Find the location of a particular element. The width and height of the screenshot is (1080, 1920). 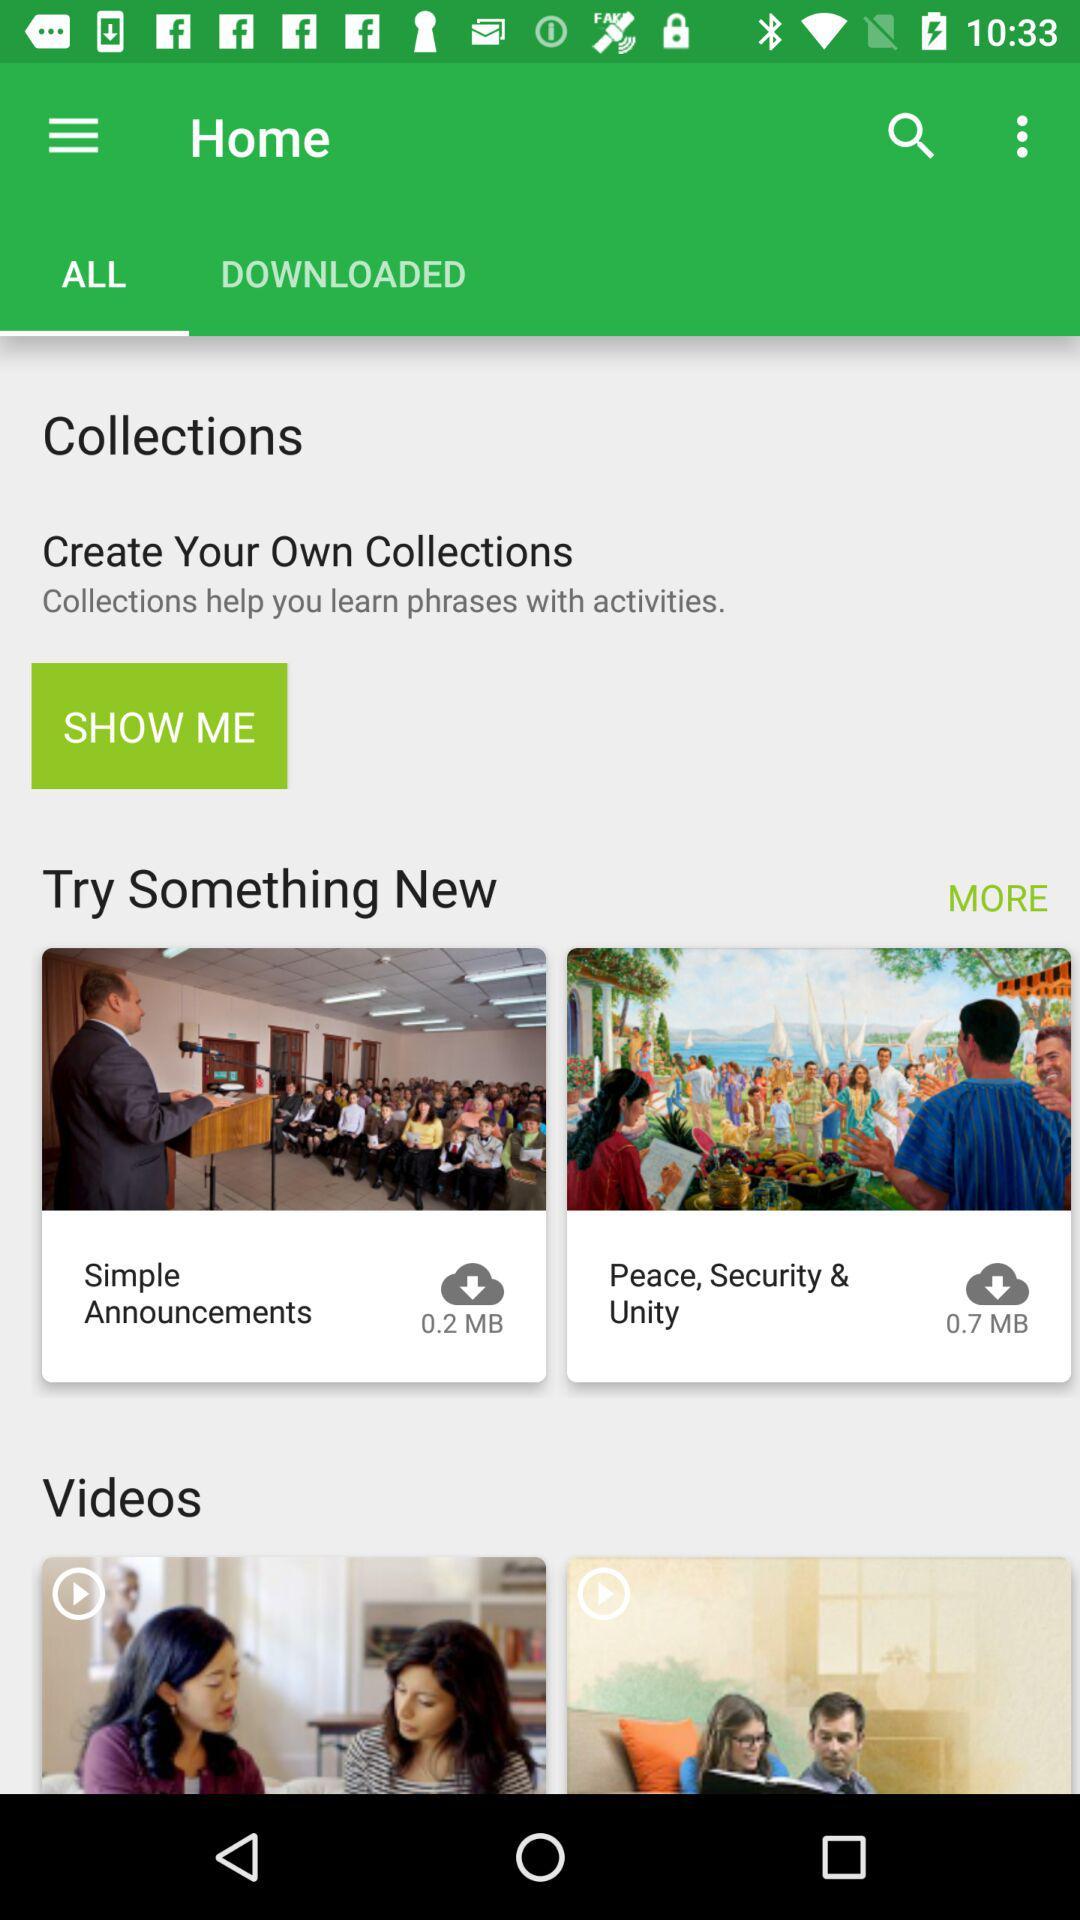

home is located at coordinates (72, 135).